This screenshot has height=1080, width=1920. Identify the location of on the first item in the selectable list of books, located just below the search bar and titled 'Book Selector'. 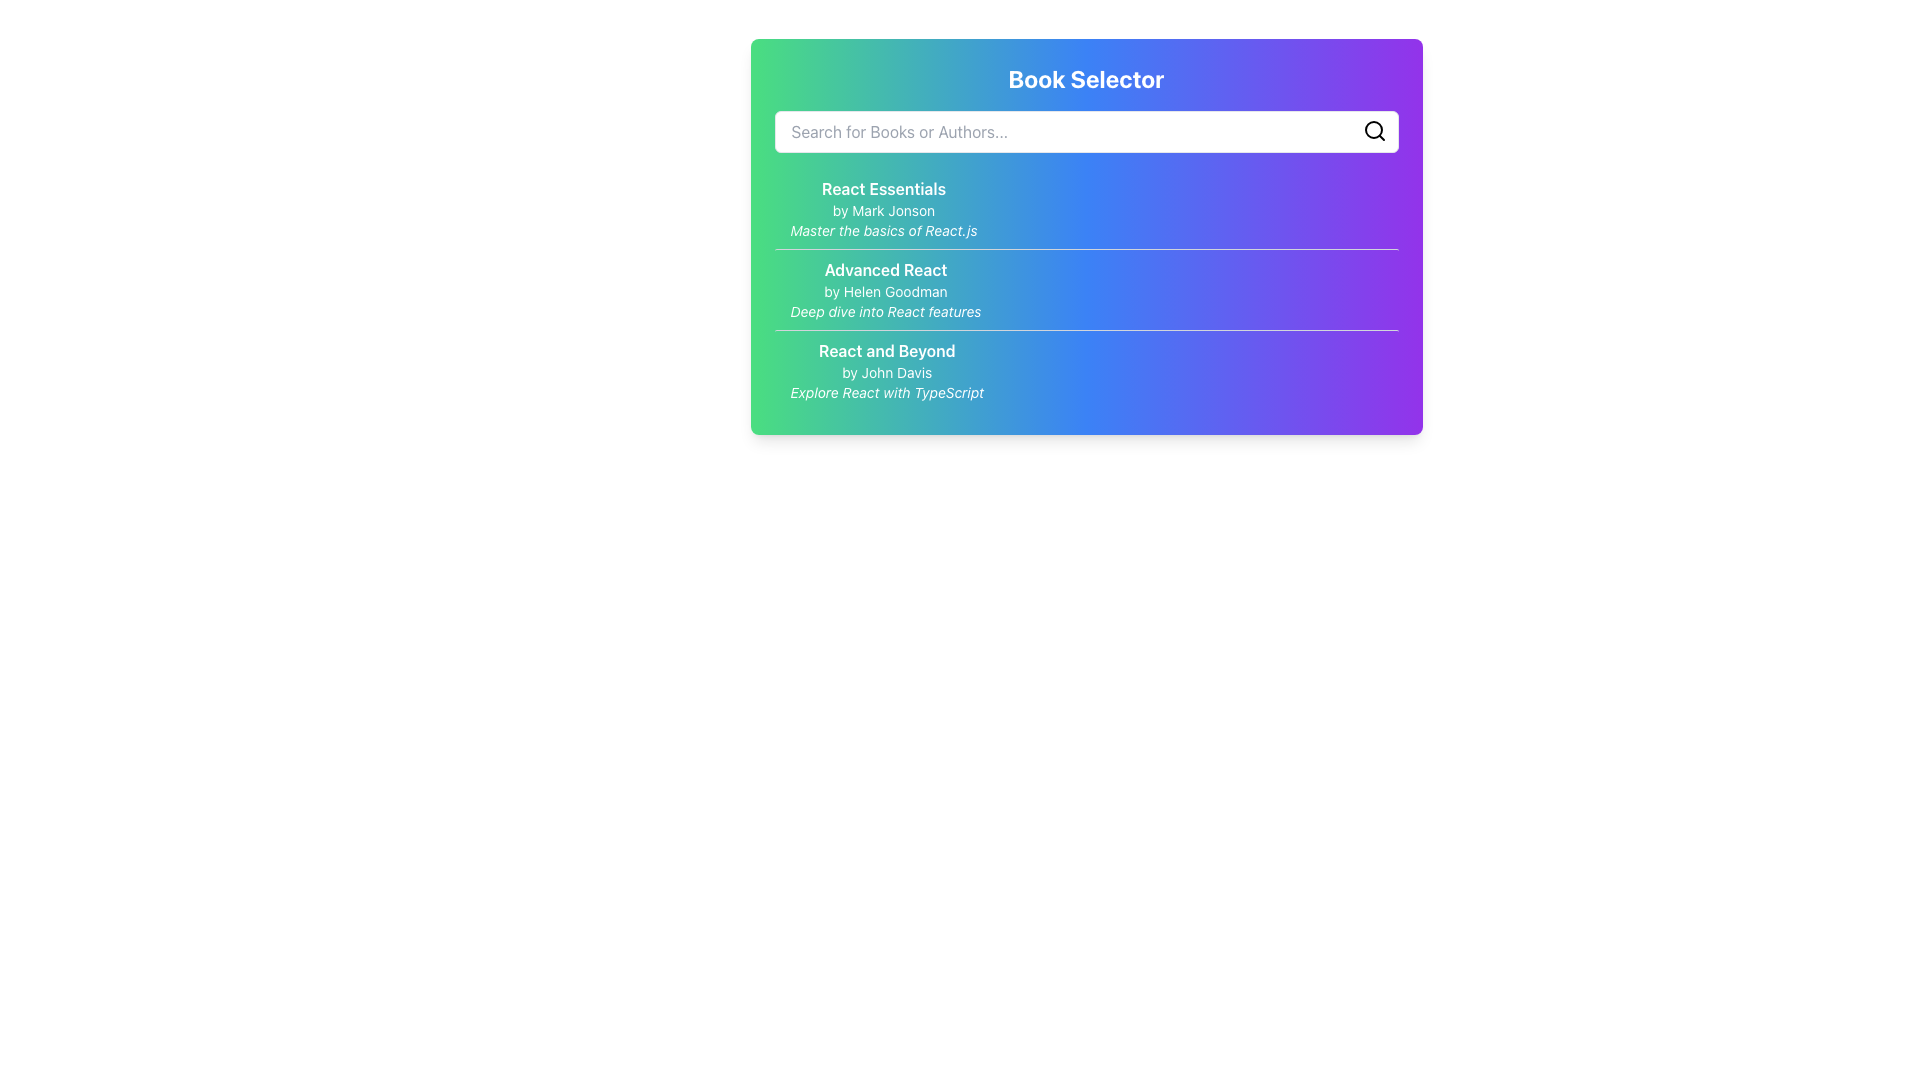
(882, 208).